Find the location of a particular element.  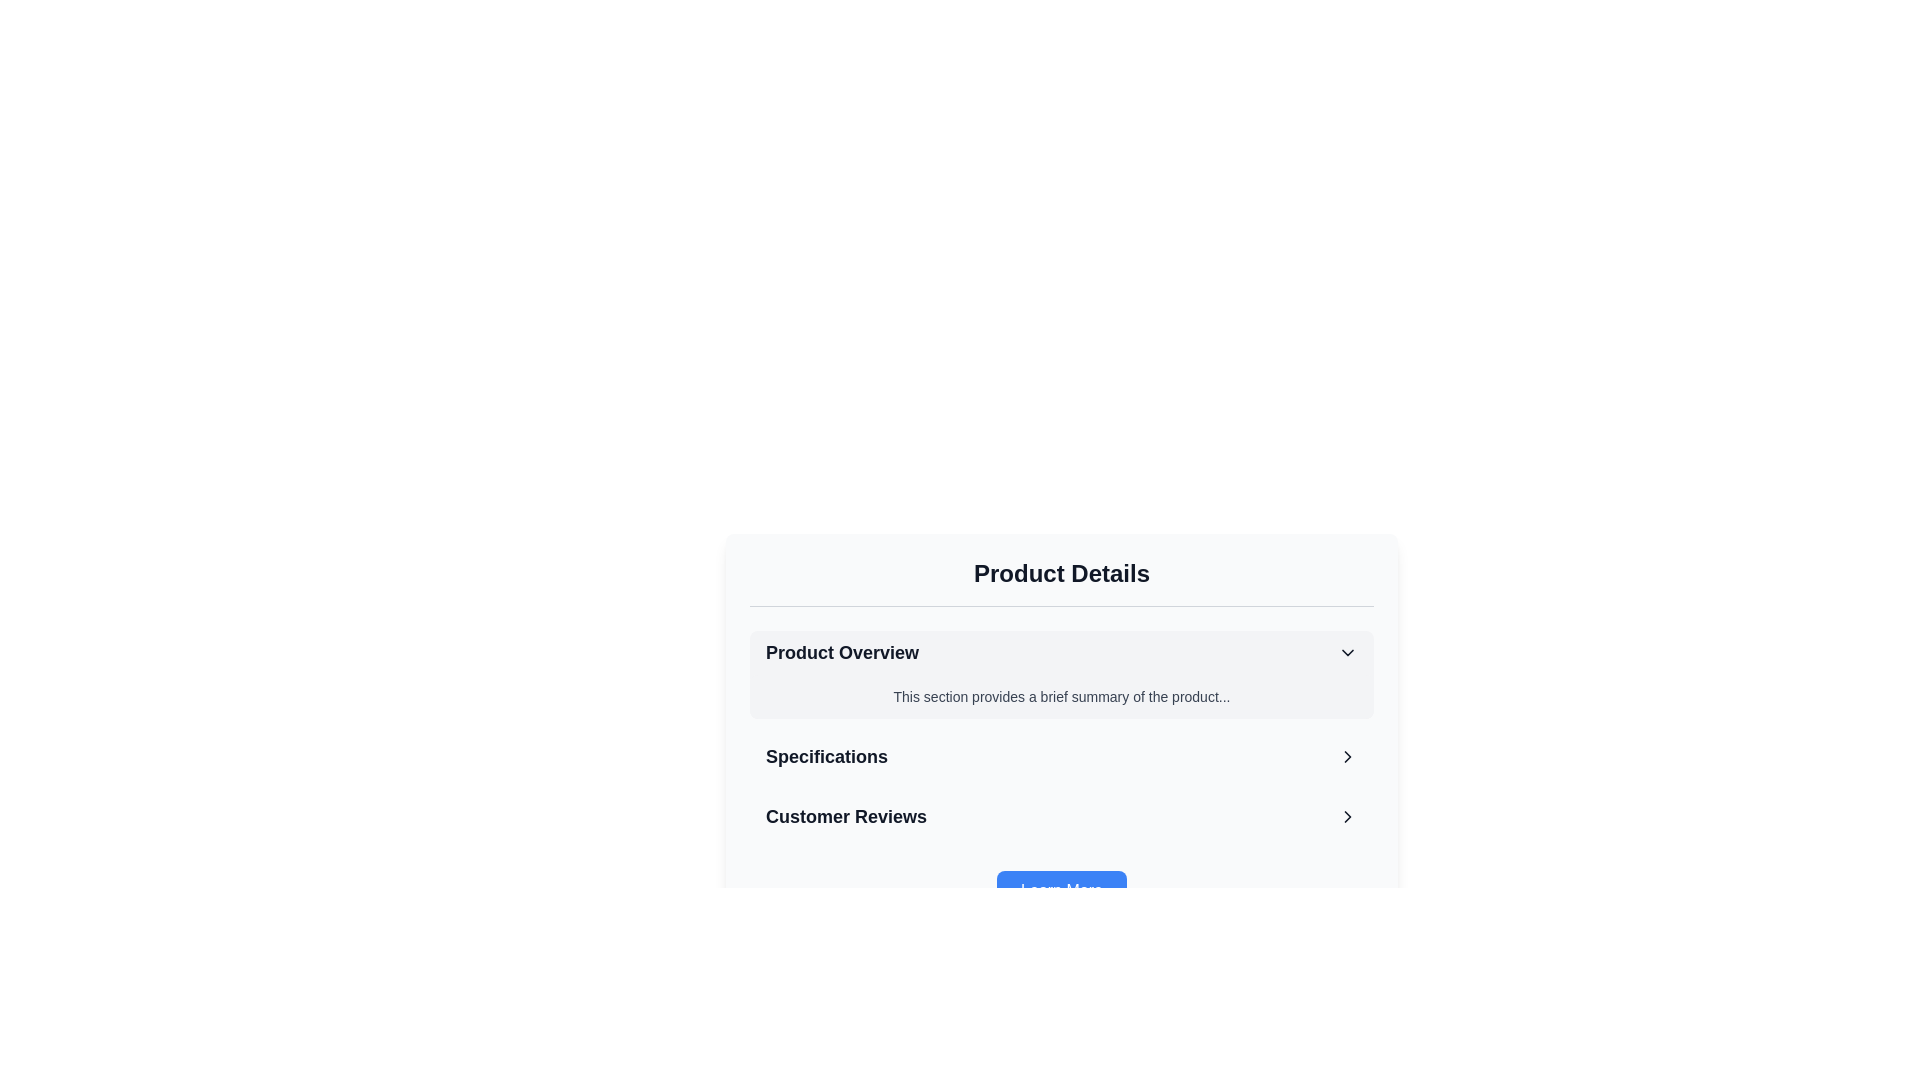

the chevron icon located on the far right side of the Specification section, which is aligned horizontally with the Specification text label is located at coordinates (1348, 756).